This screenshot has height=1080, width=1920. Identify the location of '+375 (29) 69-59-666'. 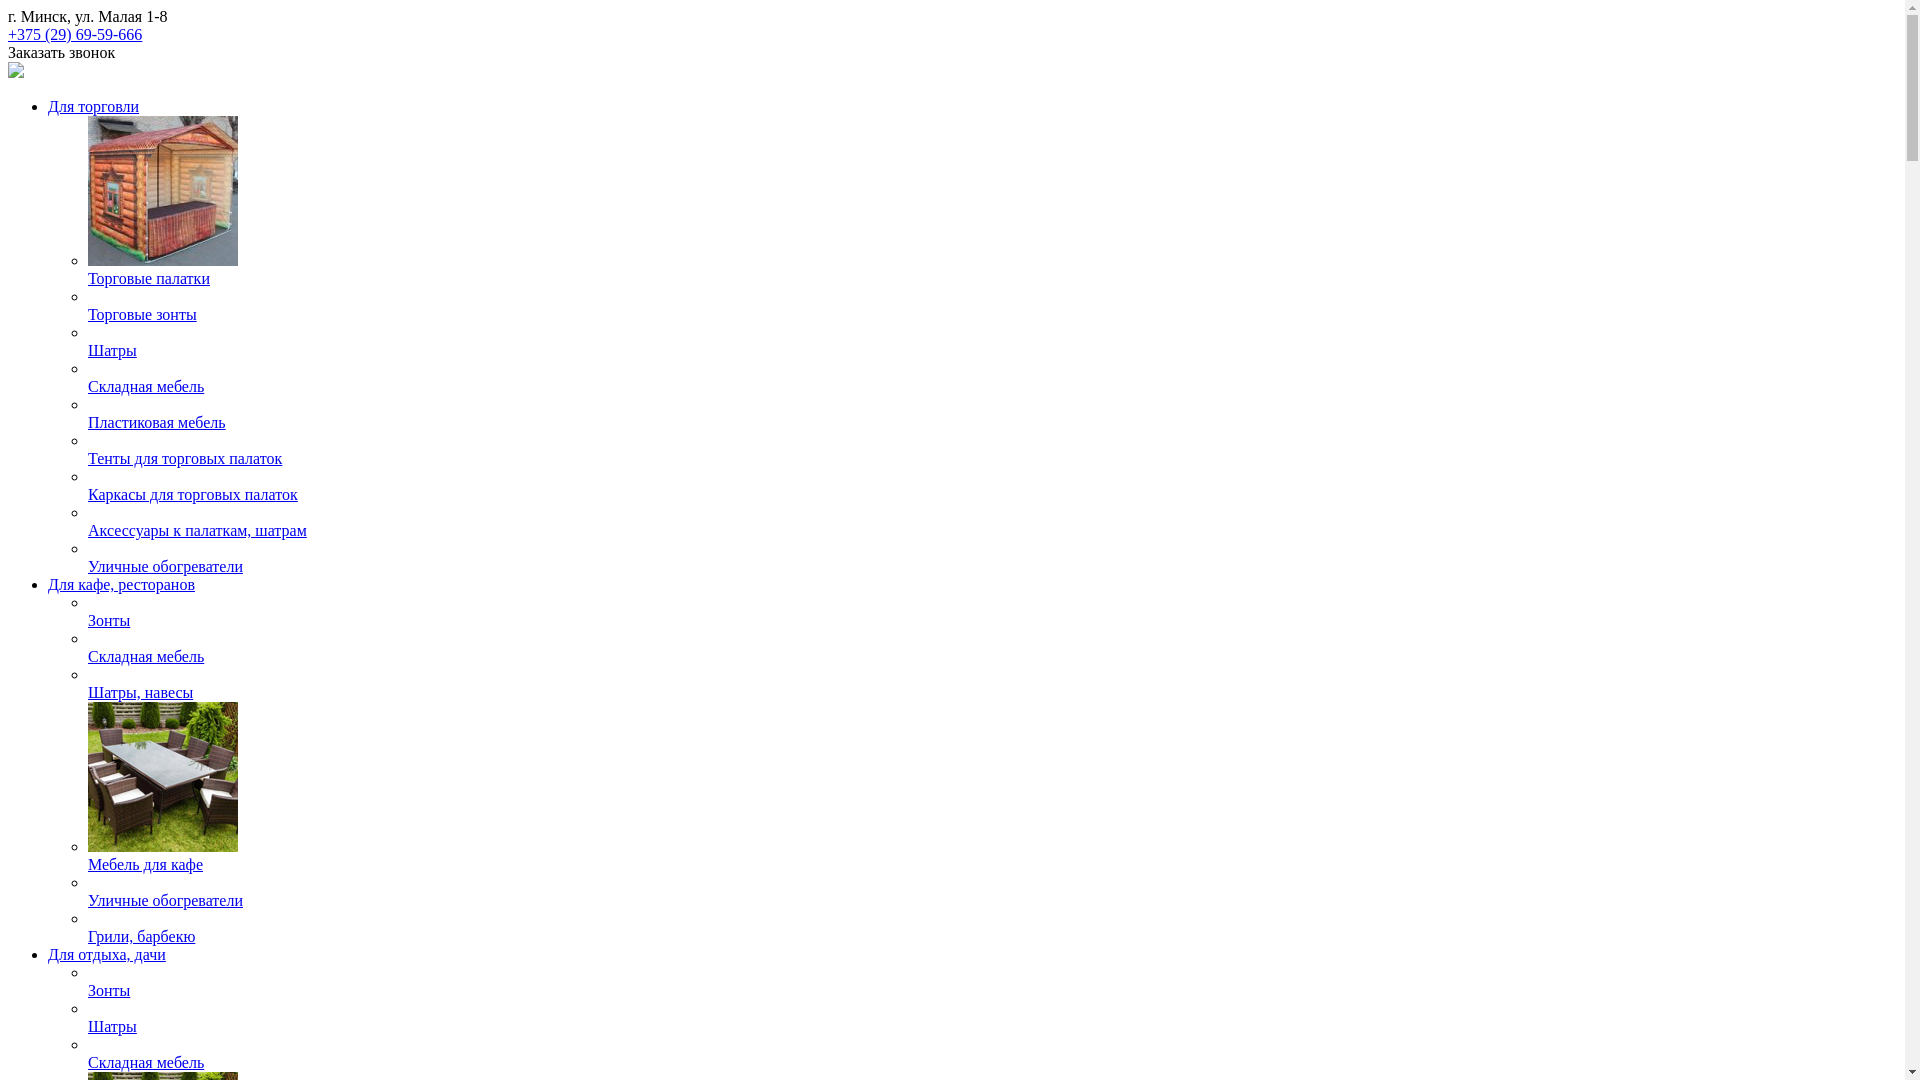
(75, 34).